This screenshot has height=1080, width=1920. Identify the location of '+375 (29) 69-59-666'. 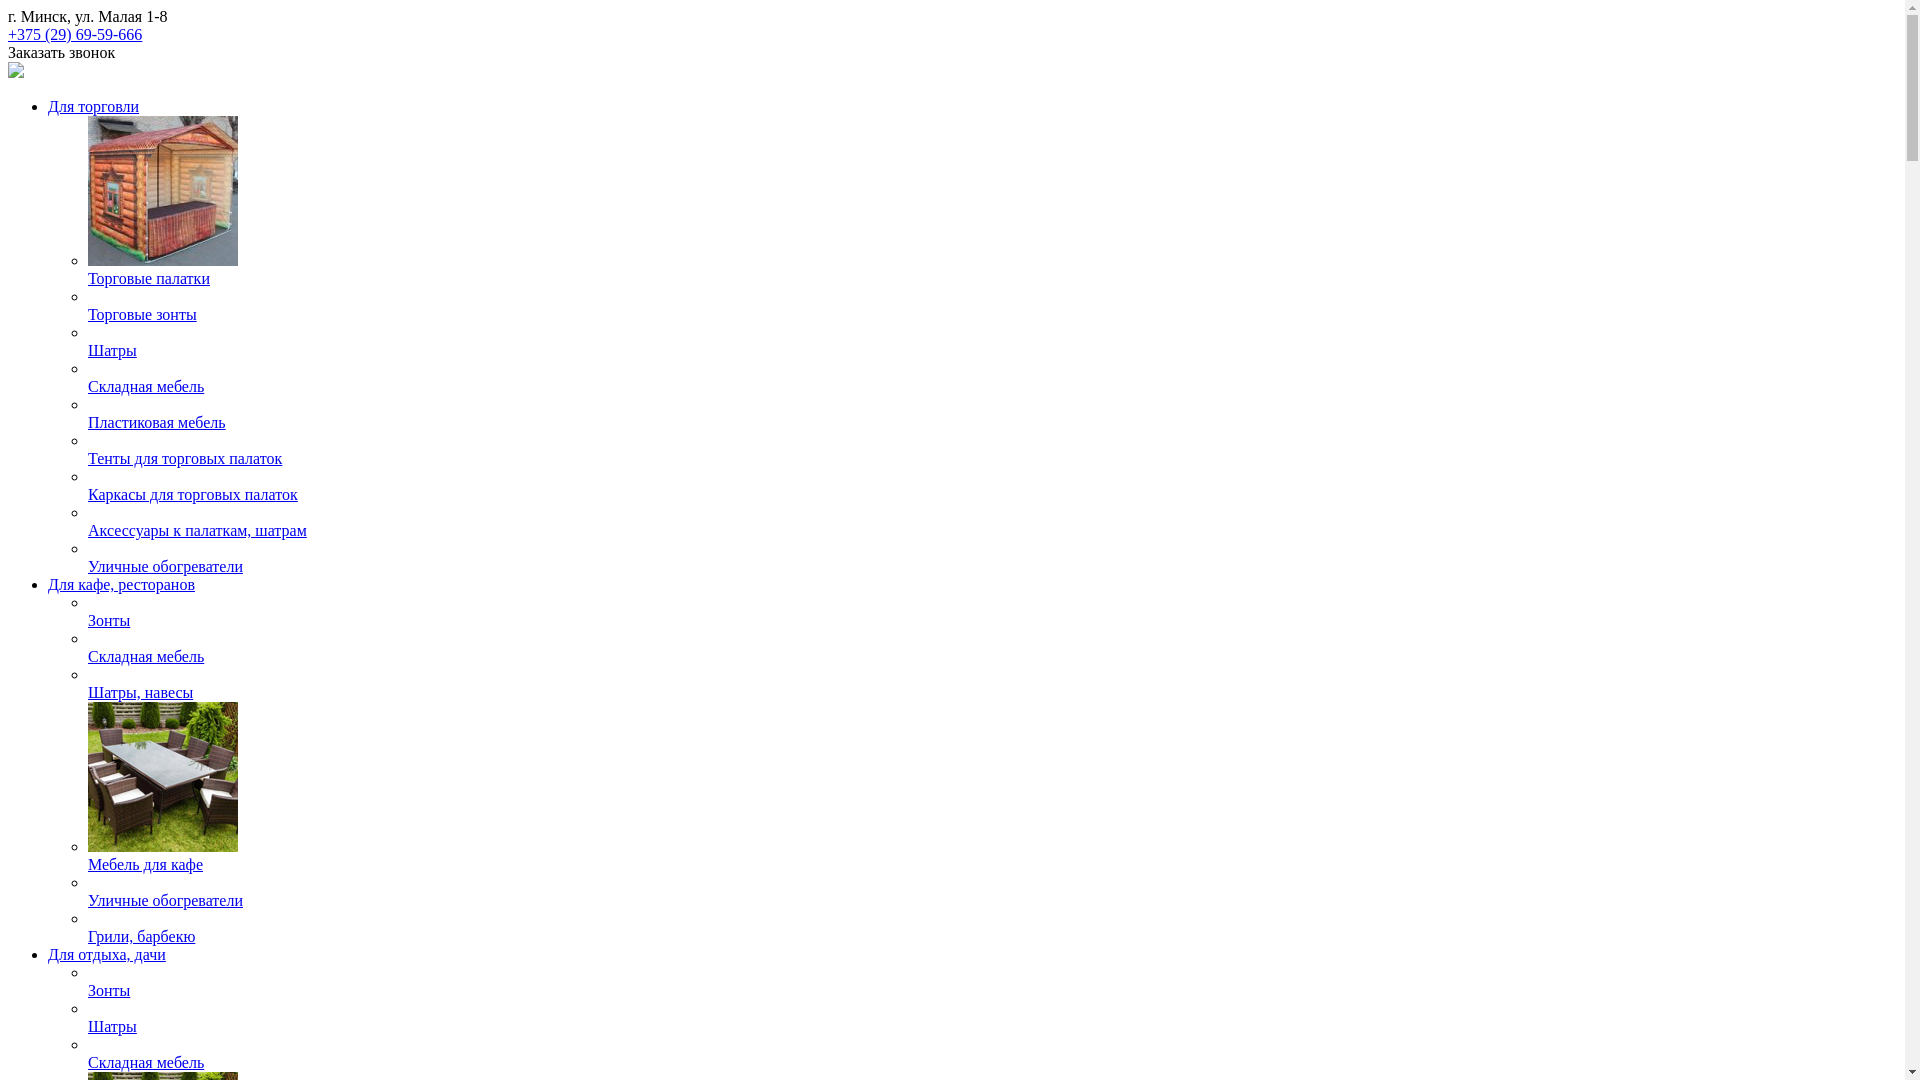
(75, 34).